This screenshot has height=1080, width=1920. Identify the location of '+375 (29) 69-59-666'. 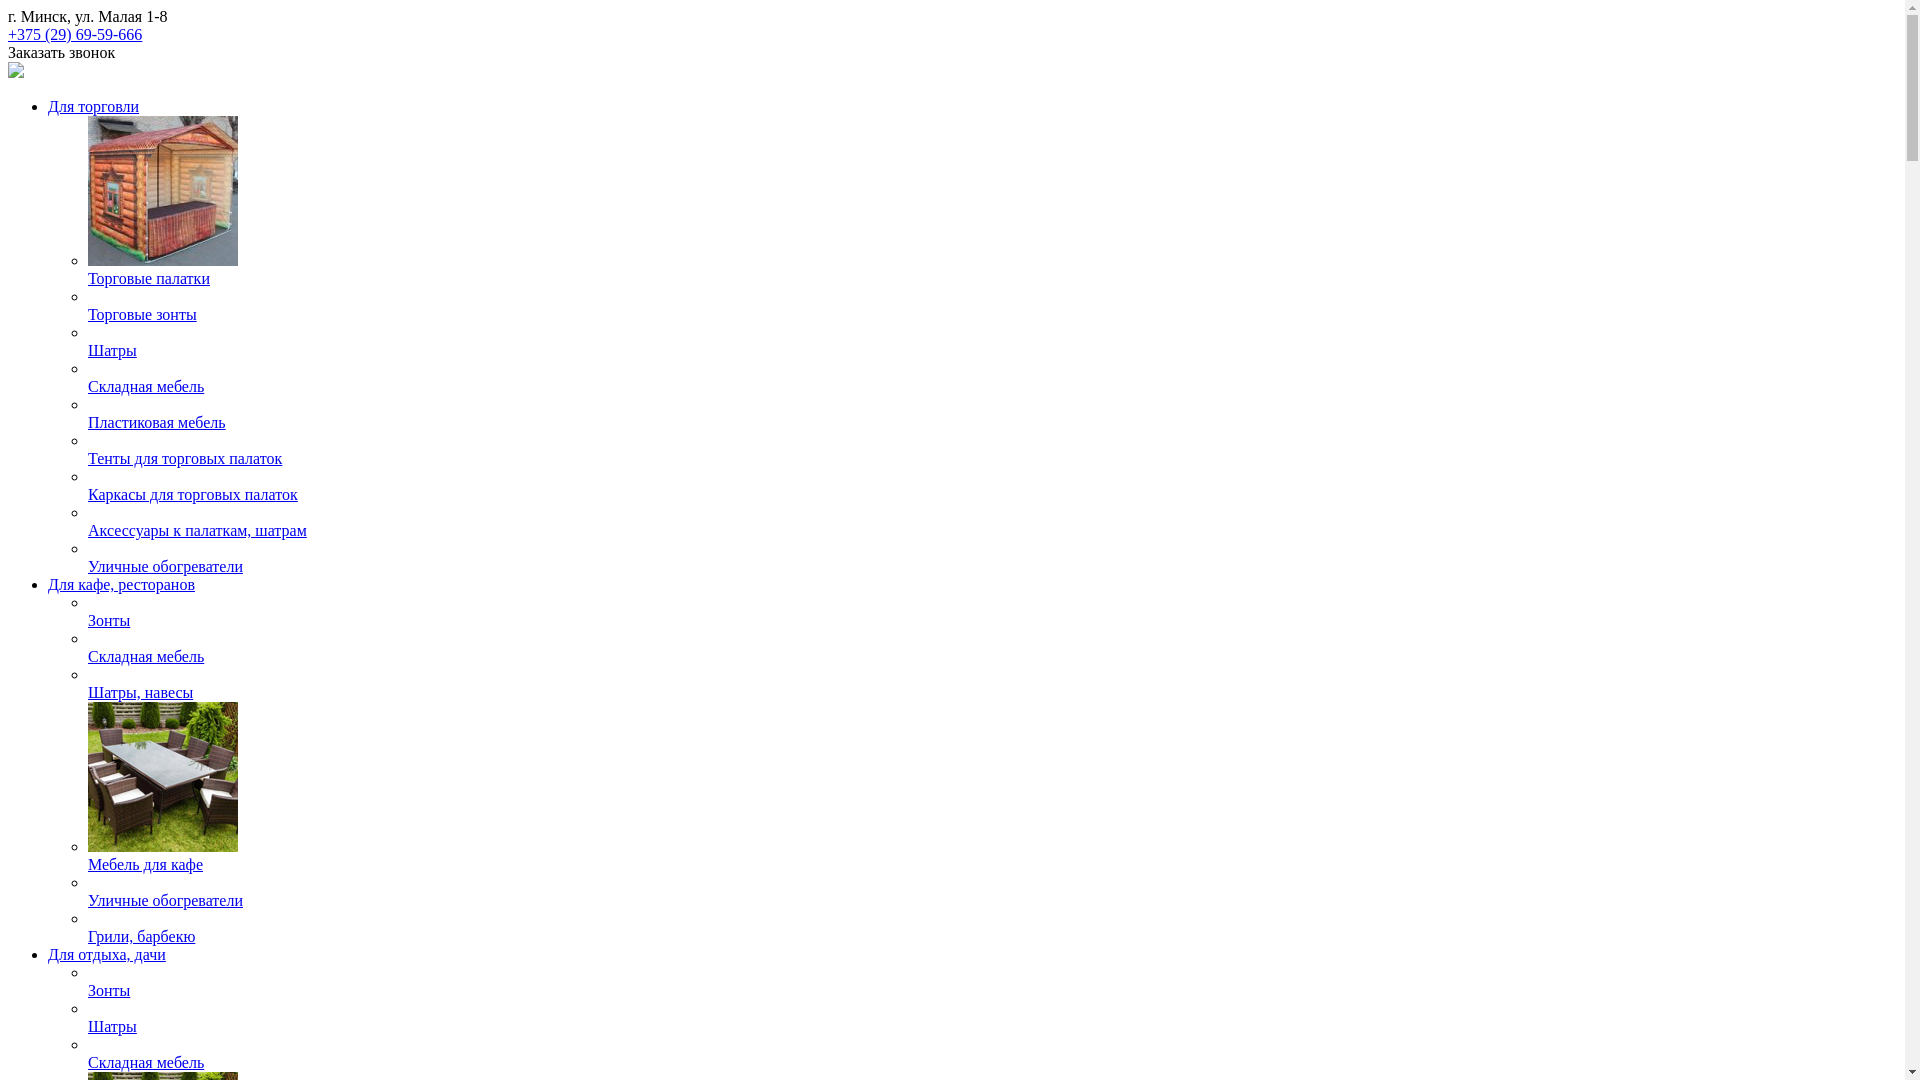
(75, 34).